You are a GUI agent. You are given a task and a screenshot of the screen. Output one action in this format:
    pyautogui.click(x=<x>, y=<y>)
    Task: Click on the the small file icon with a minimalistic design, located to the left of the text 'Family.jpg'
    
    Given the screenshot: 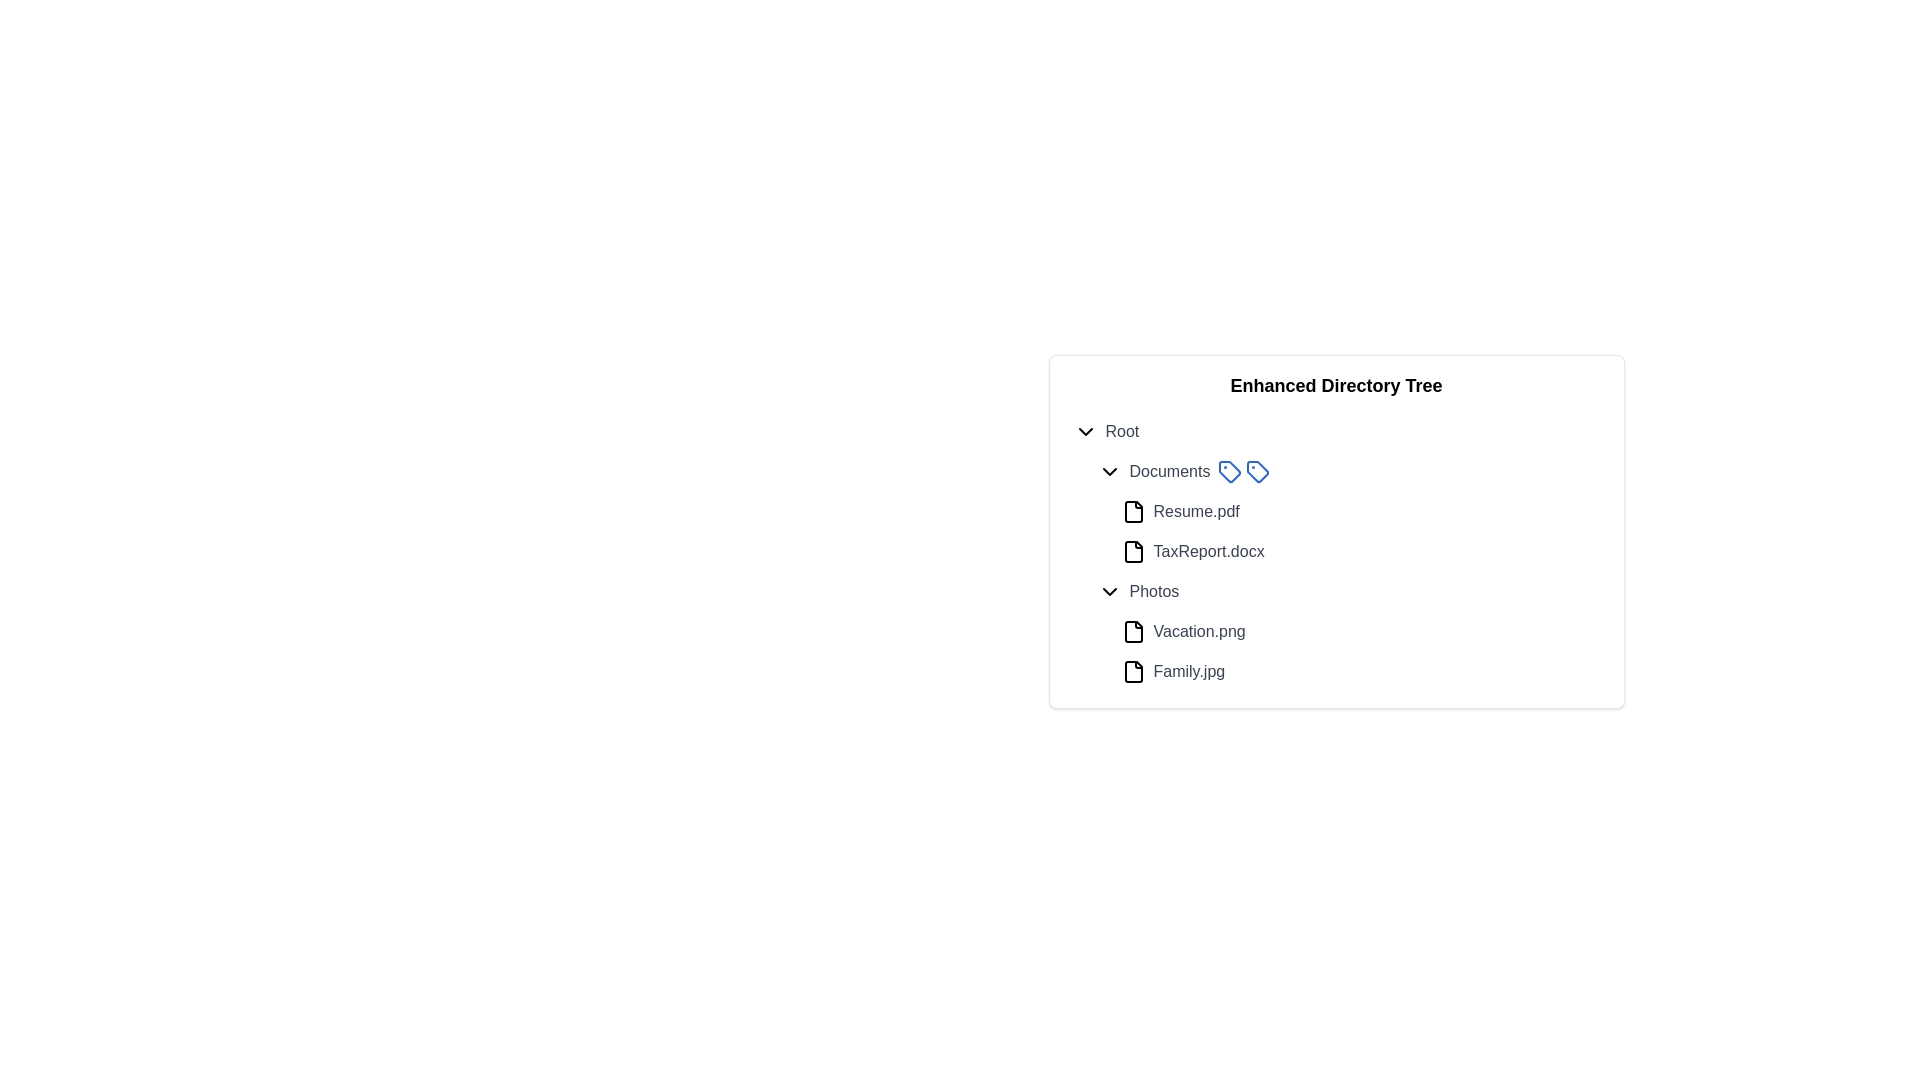 What is the action you would take?
    pyautogui.click(x=1133, y=671)
    